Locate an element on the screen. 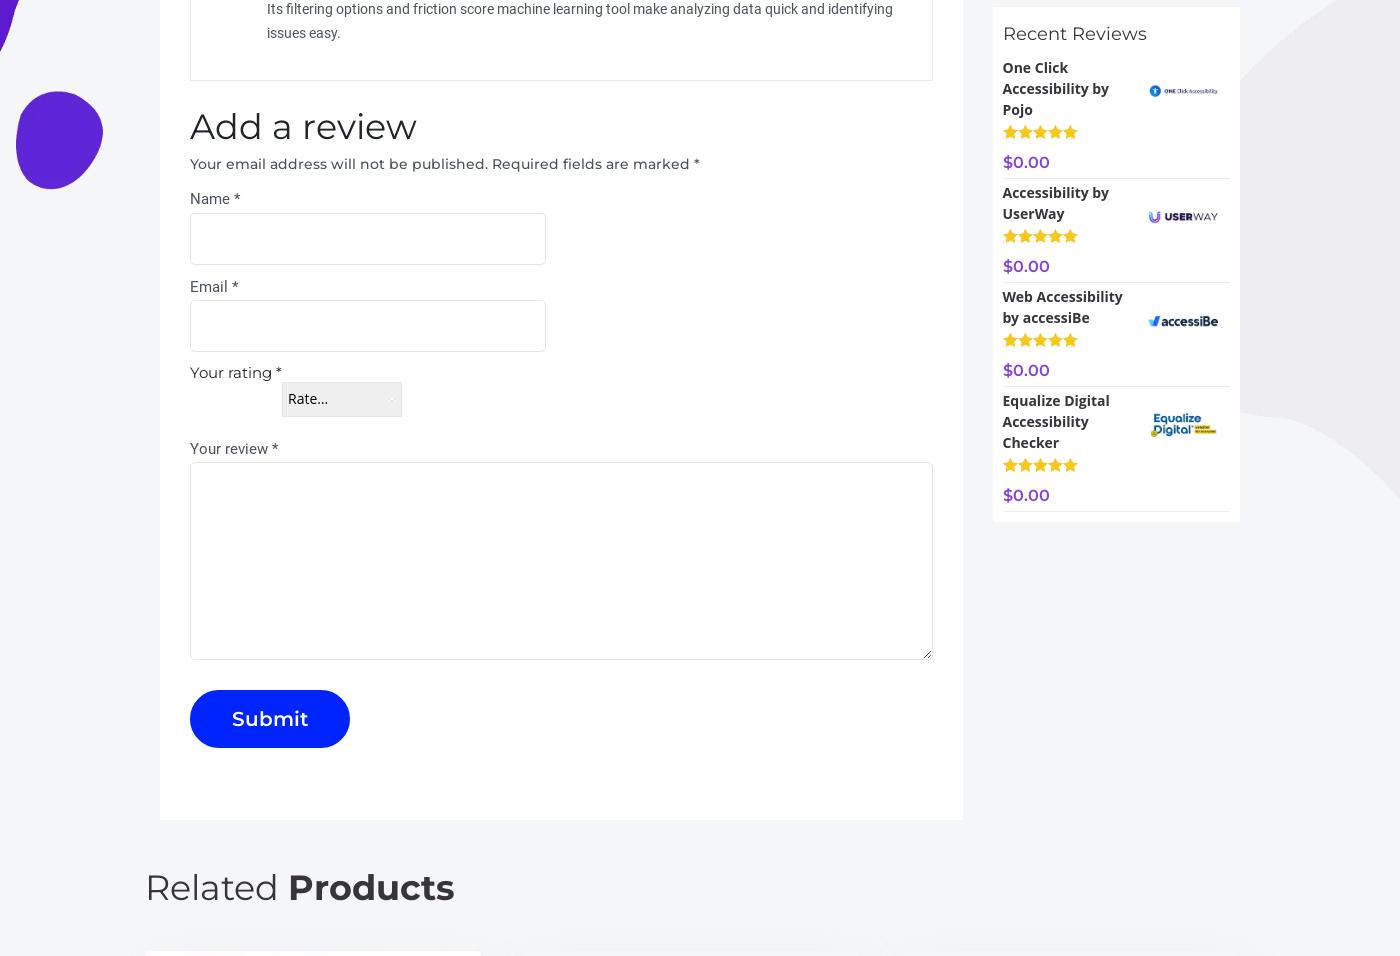 The height and width of the screenshot is (956, 1400). 'Your rating' is located at coordinates (231, 372).